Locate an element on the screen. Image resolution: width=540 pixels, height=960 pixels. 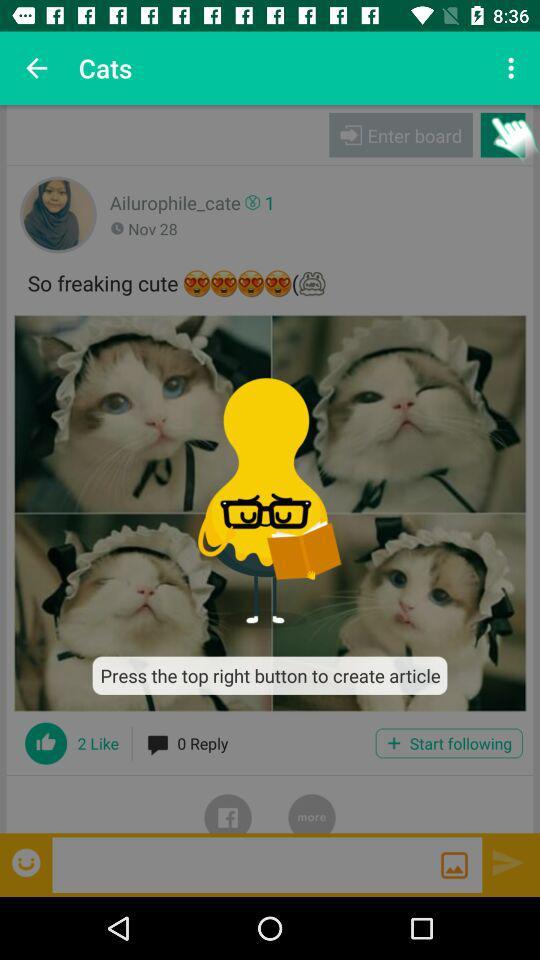
like photo is located at coordinates (46, 742).